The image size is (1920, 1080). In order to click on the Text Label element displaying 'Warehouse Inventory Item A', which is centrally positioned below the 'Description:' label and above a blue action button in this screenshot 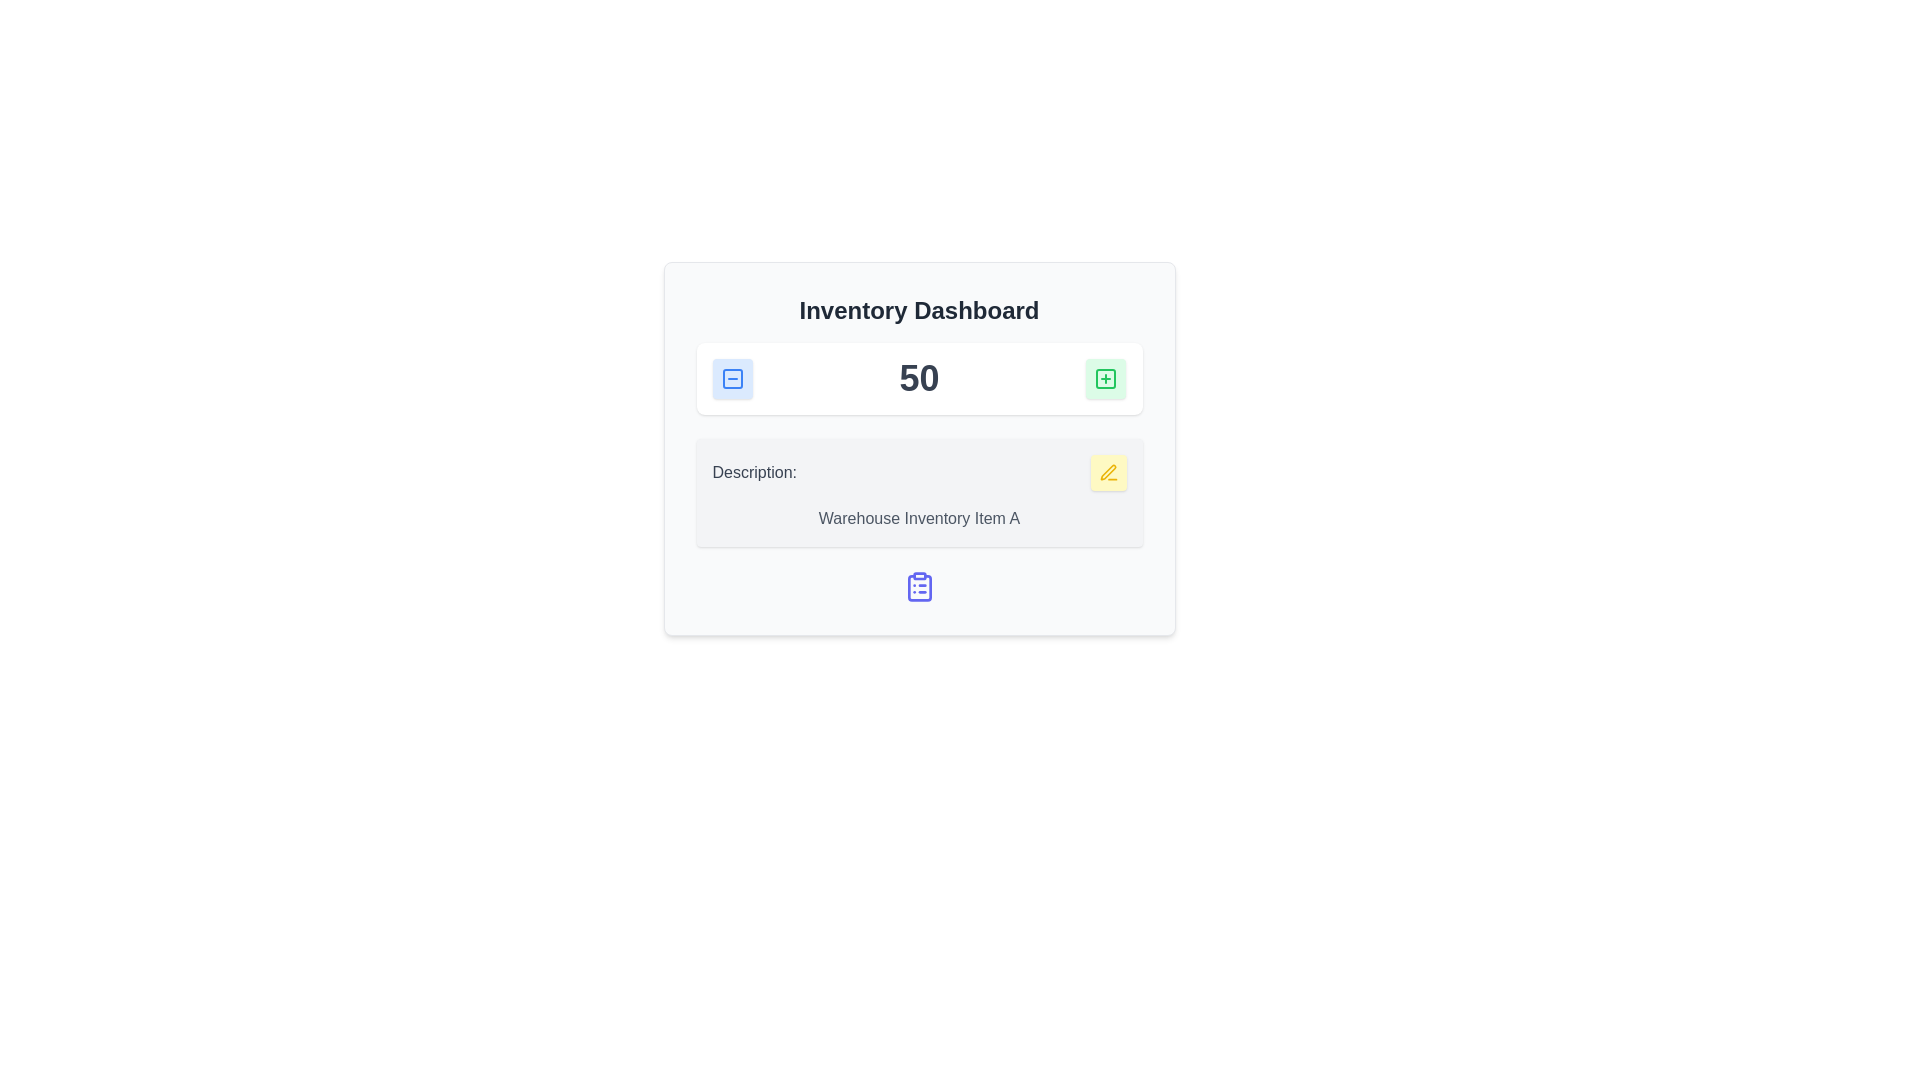, I will do `click(918, 518)`.